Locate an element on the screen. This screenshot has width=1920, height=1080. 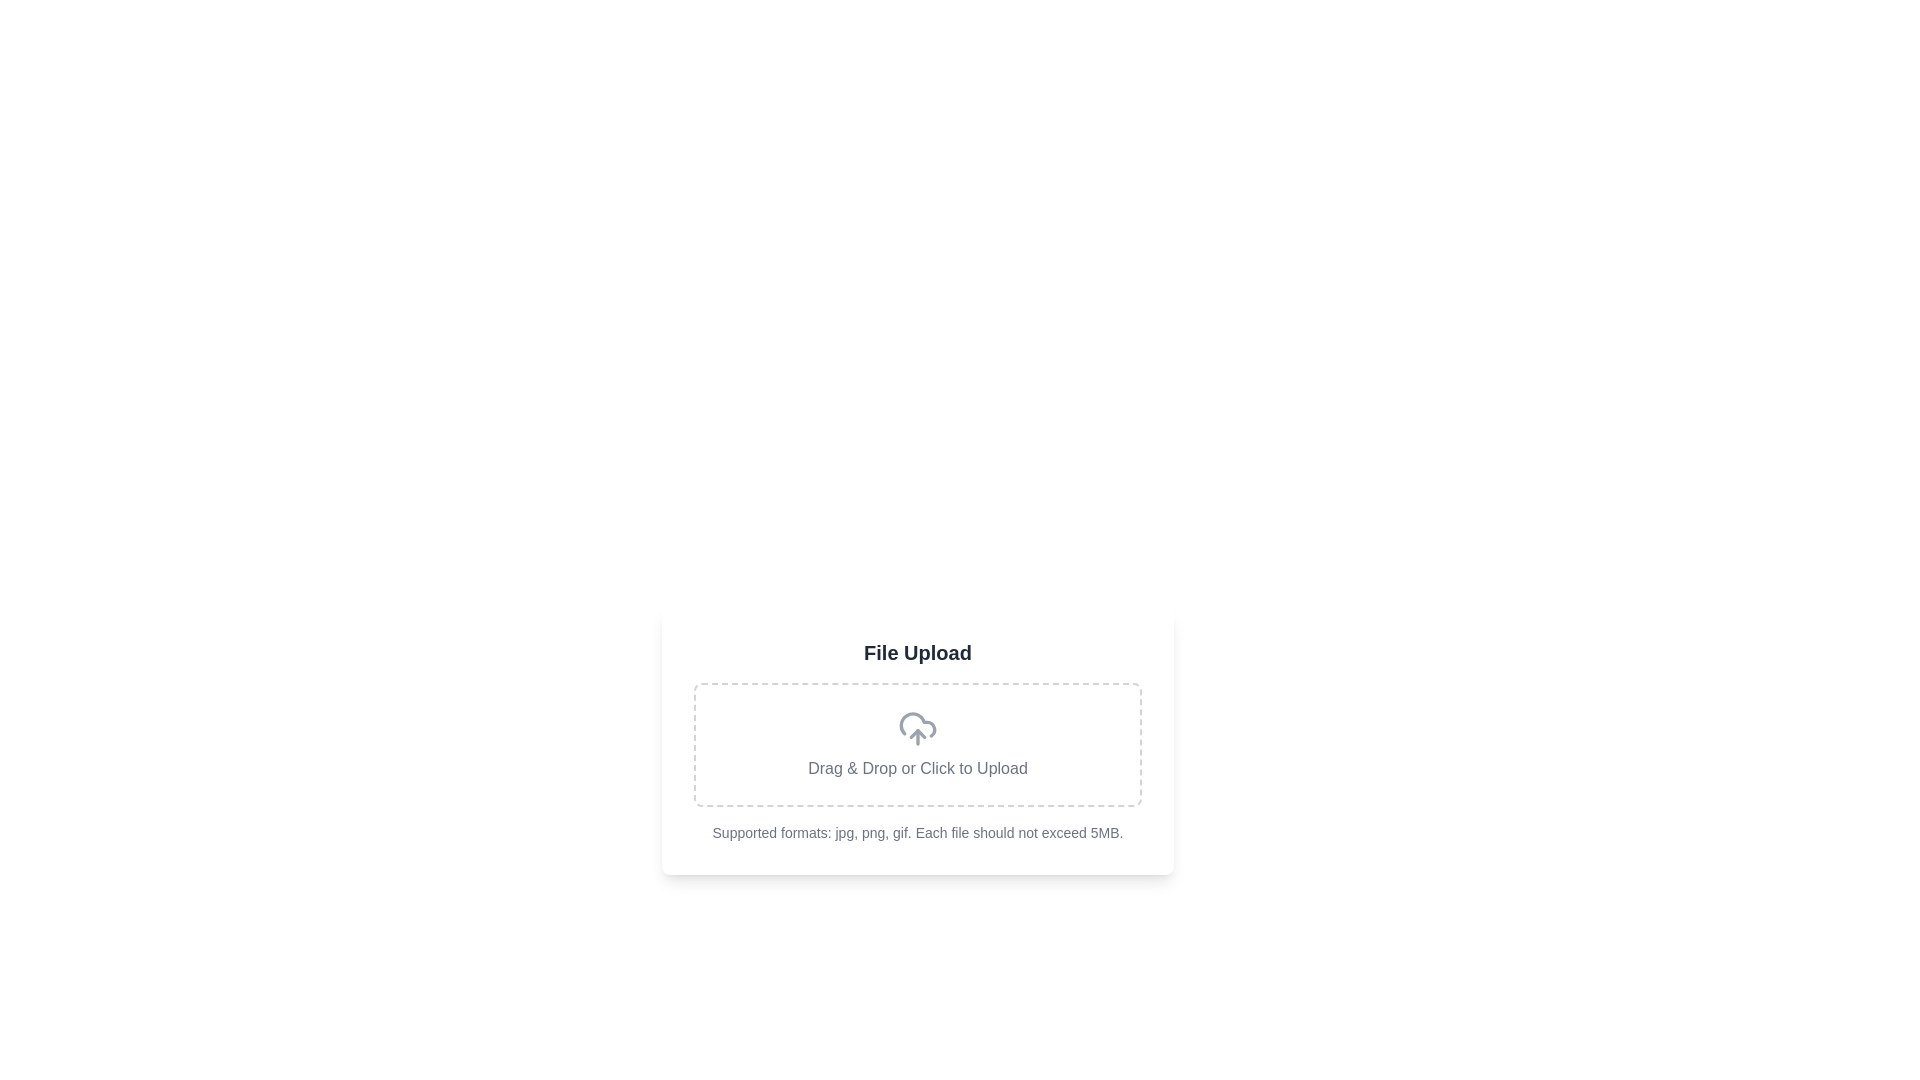
and drop files onto the Interactive file upload area, which is a rectangular area with a dashed border and rounded corners, featuring a cloud icon with an upward-pointing arrow and the text 'Drag & Drop or Click is located at coordinates (916, 744).